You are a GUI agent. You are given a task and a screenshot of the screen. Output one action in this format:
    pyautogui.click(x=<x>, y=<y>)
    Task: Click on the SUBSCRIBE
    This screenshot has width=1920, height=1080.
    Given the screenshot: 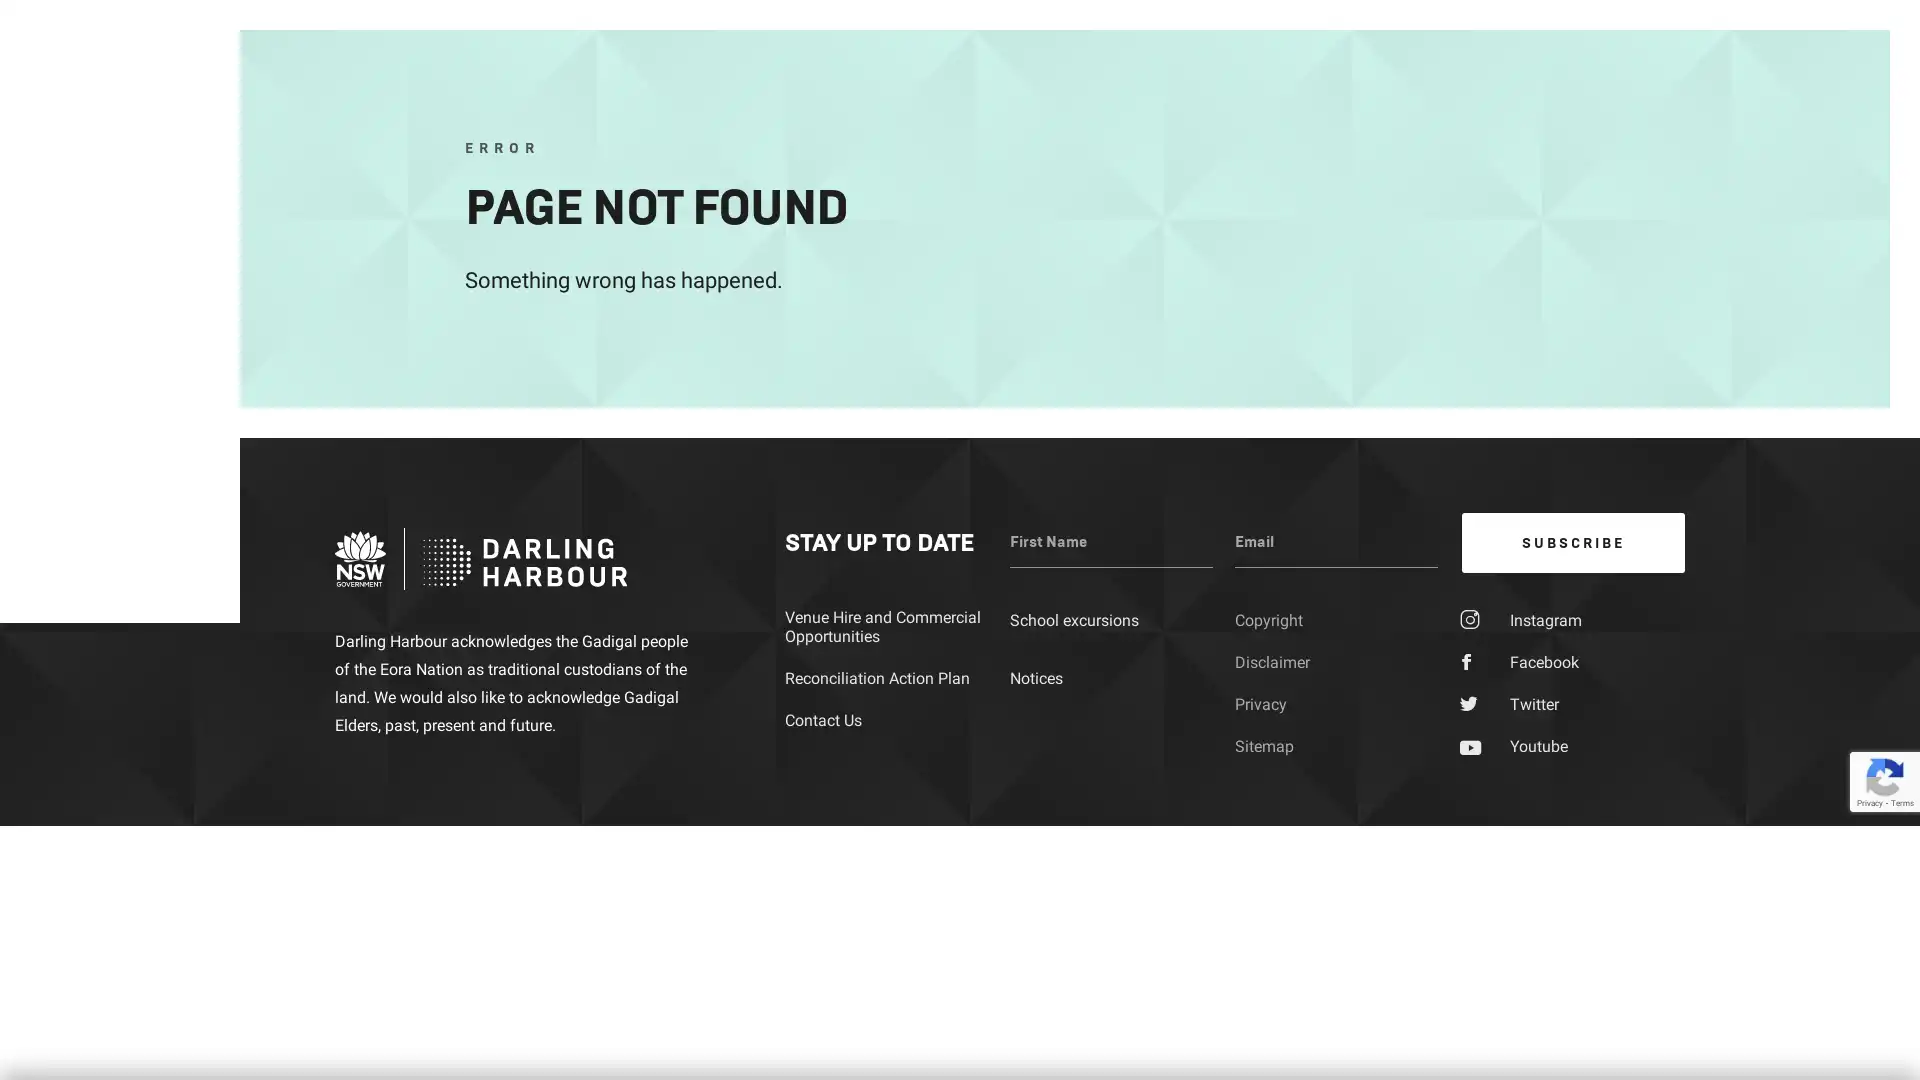 What is the action you would take?
    pyautogui.click(x=1572, y=543)
    